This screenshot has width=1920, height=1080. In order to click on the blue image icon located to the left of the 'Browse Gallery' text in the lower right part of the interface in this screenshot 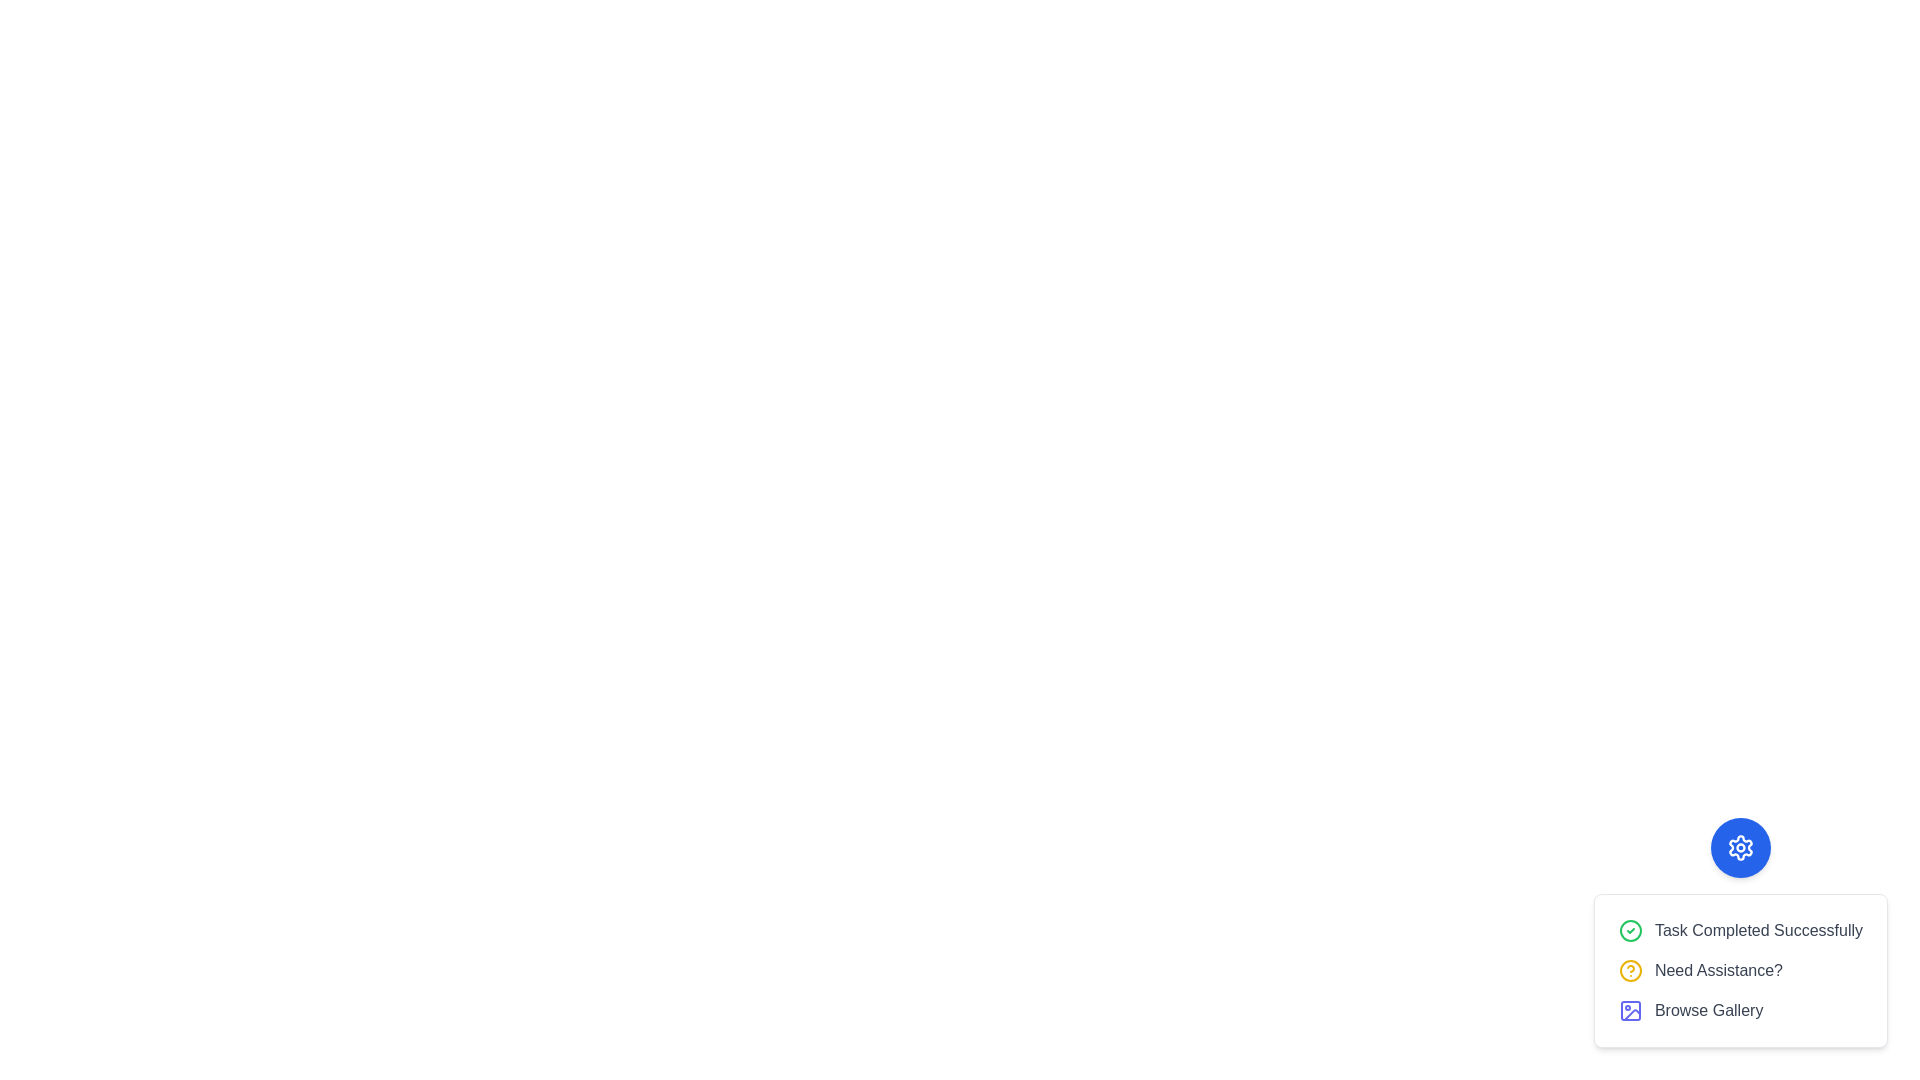, I will do `click(1630, 1010)`.